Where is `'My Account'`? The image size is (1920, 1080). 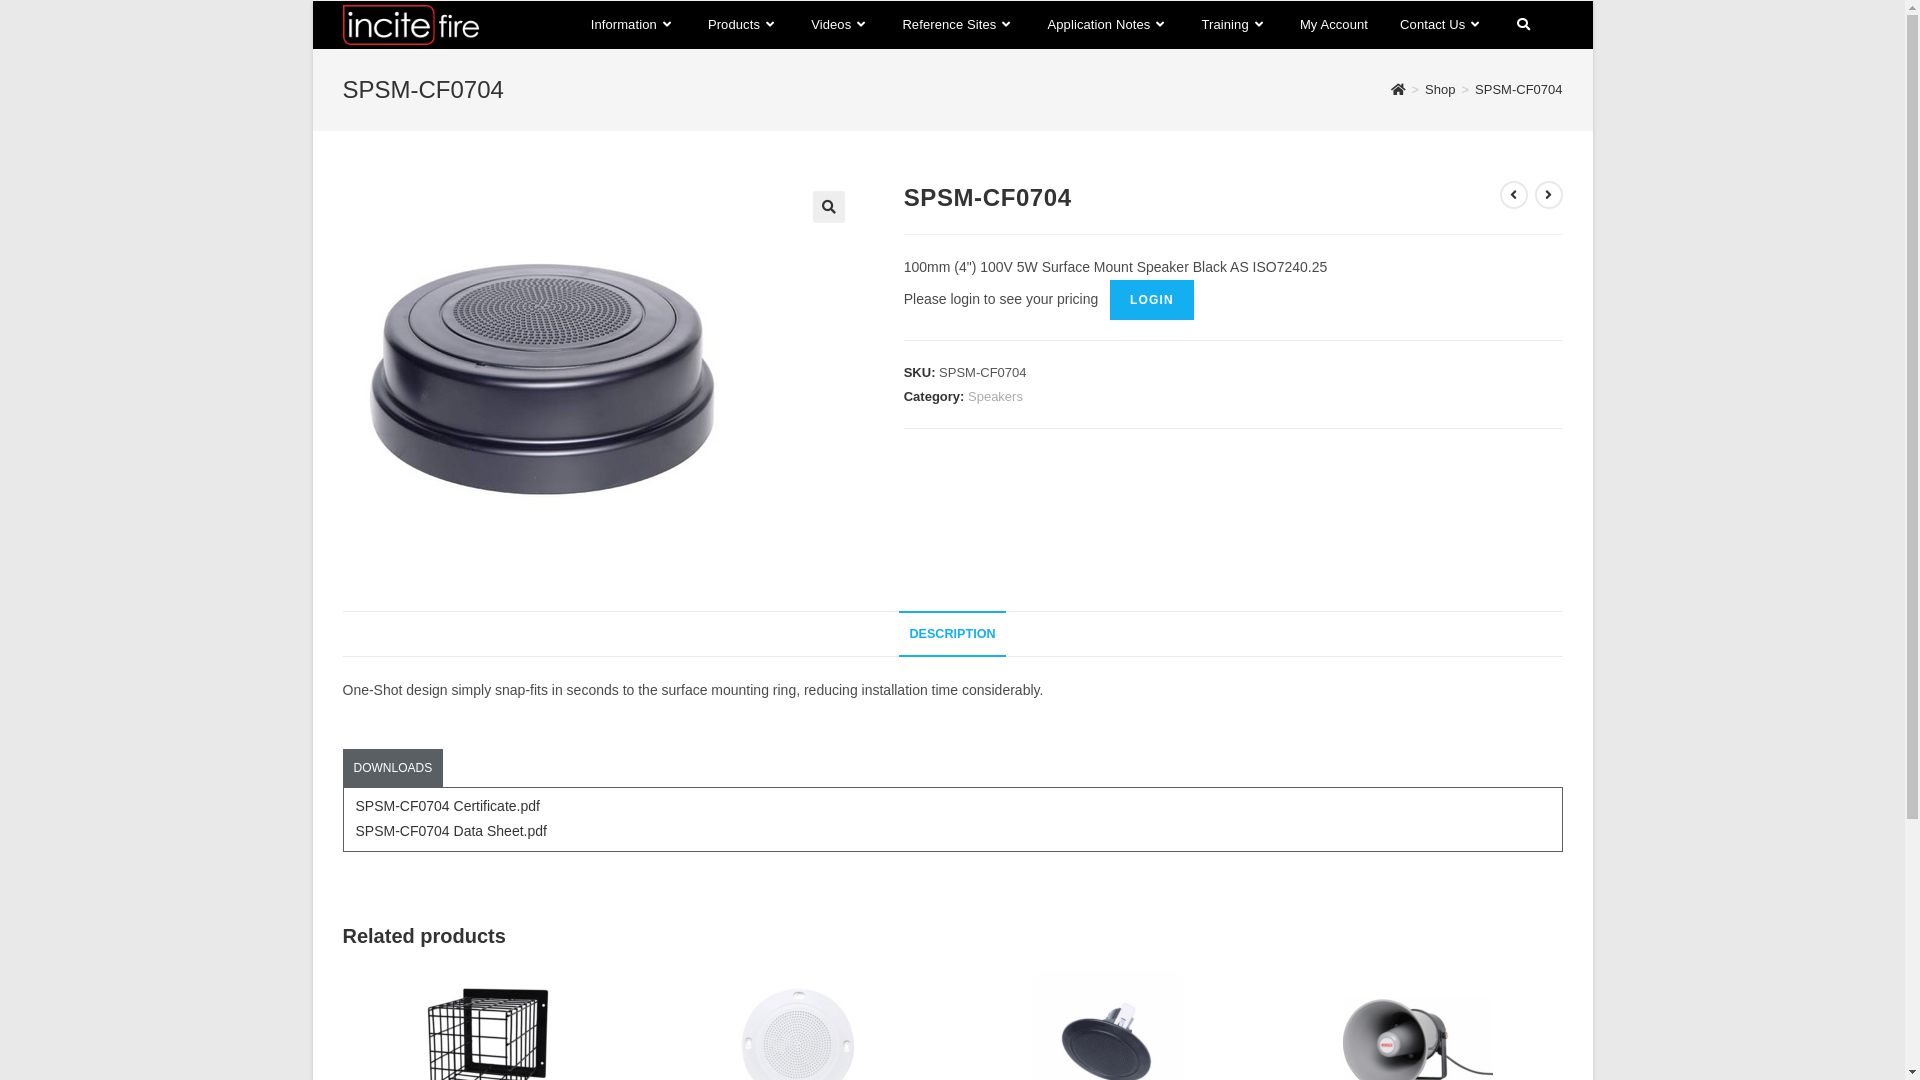 'My Account' is located at coordinates (1334, 24).